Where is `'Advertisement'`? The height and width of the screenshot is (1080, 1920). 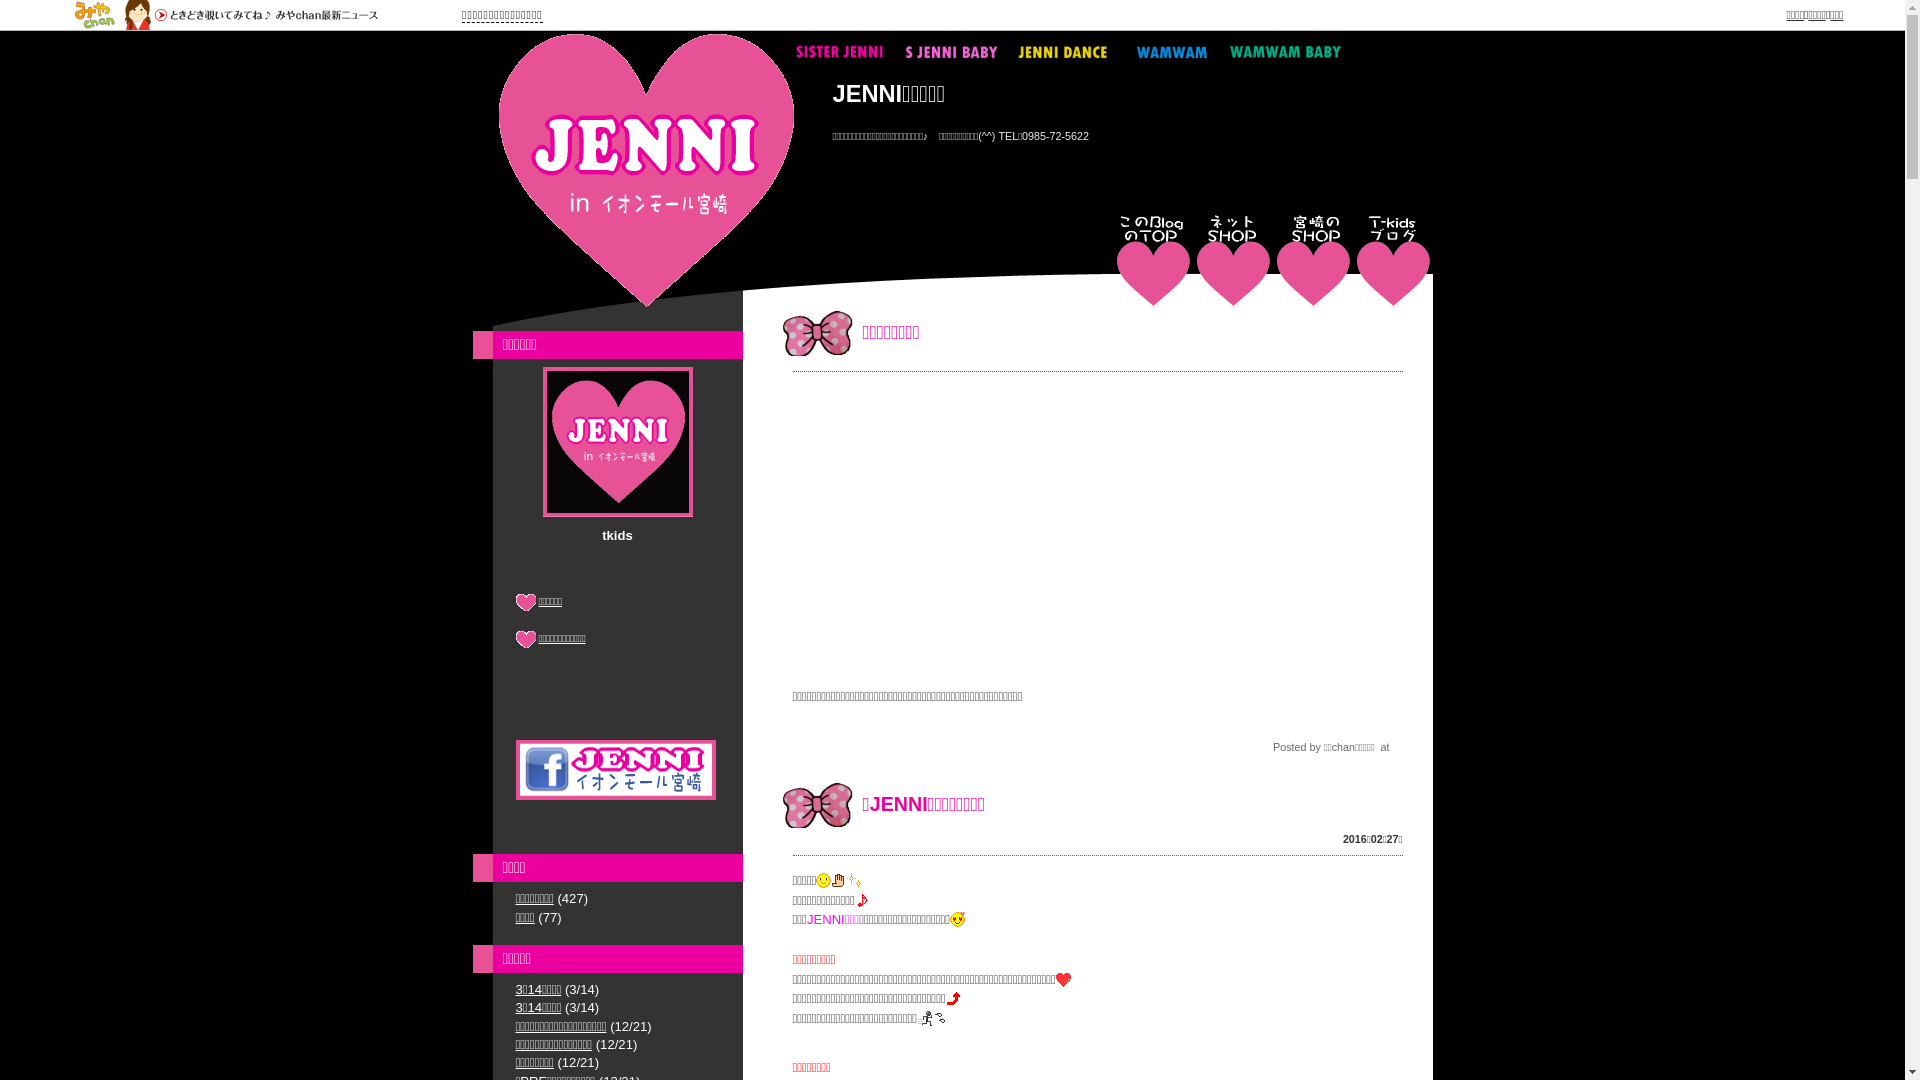
'Advertisement' is located at coordinates (1096, 526).